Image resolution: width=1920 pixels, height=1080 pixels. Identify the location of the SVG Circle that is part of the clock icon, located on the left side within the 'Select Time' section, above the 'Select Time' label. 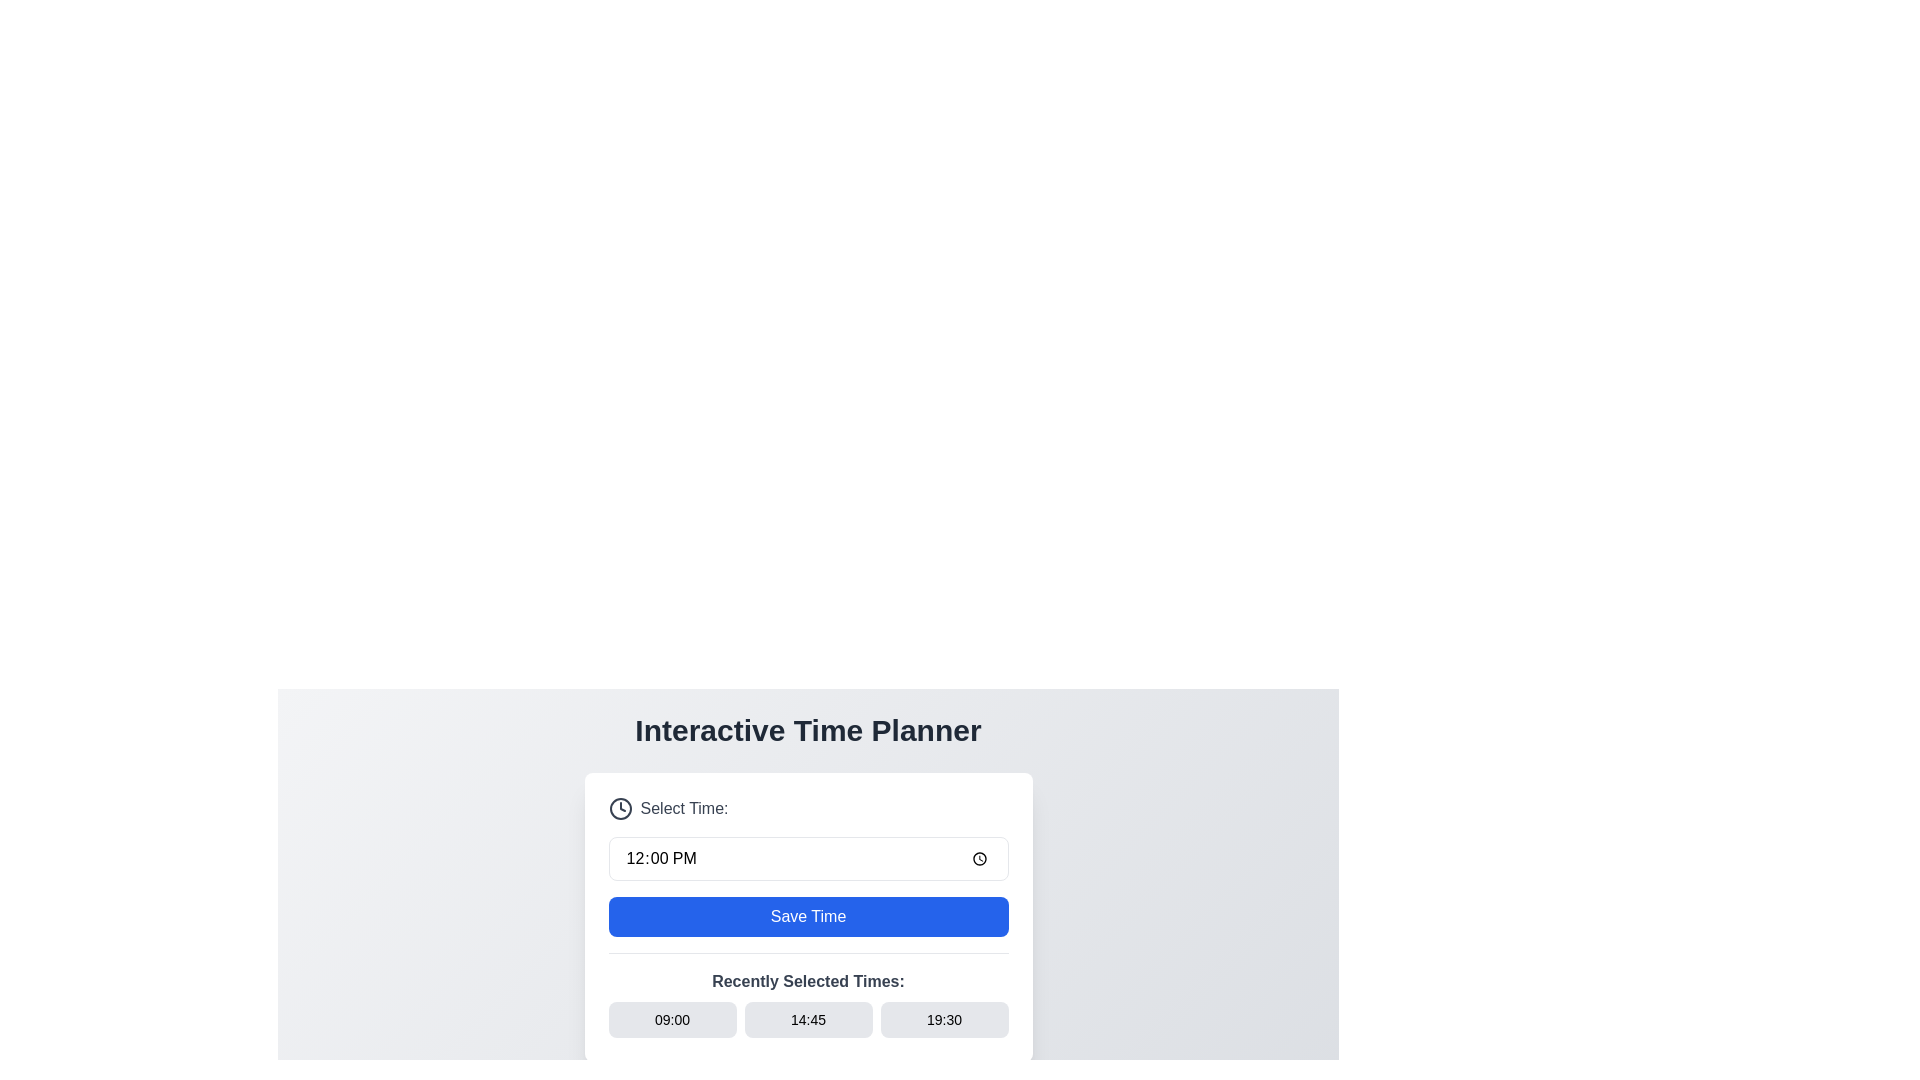
(619, 808).